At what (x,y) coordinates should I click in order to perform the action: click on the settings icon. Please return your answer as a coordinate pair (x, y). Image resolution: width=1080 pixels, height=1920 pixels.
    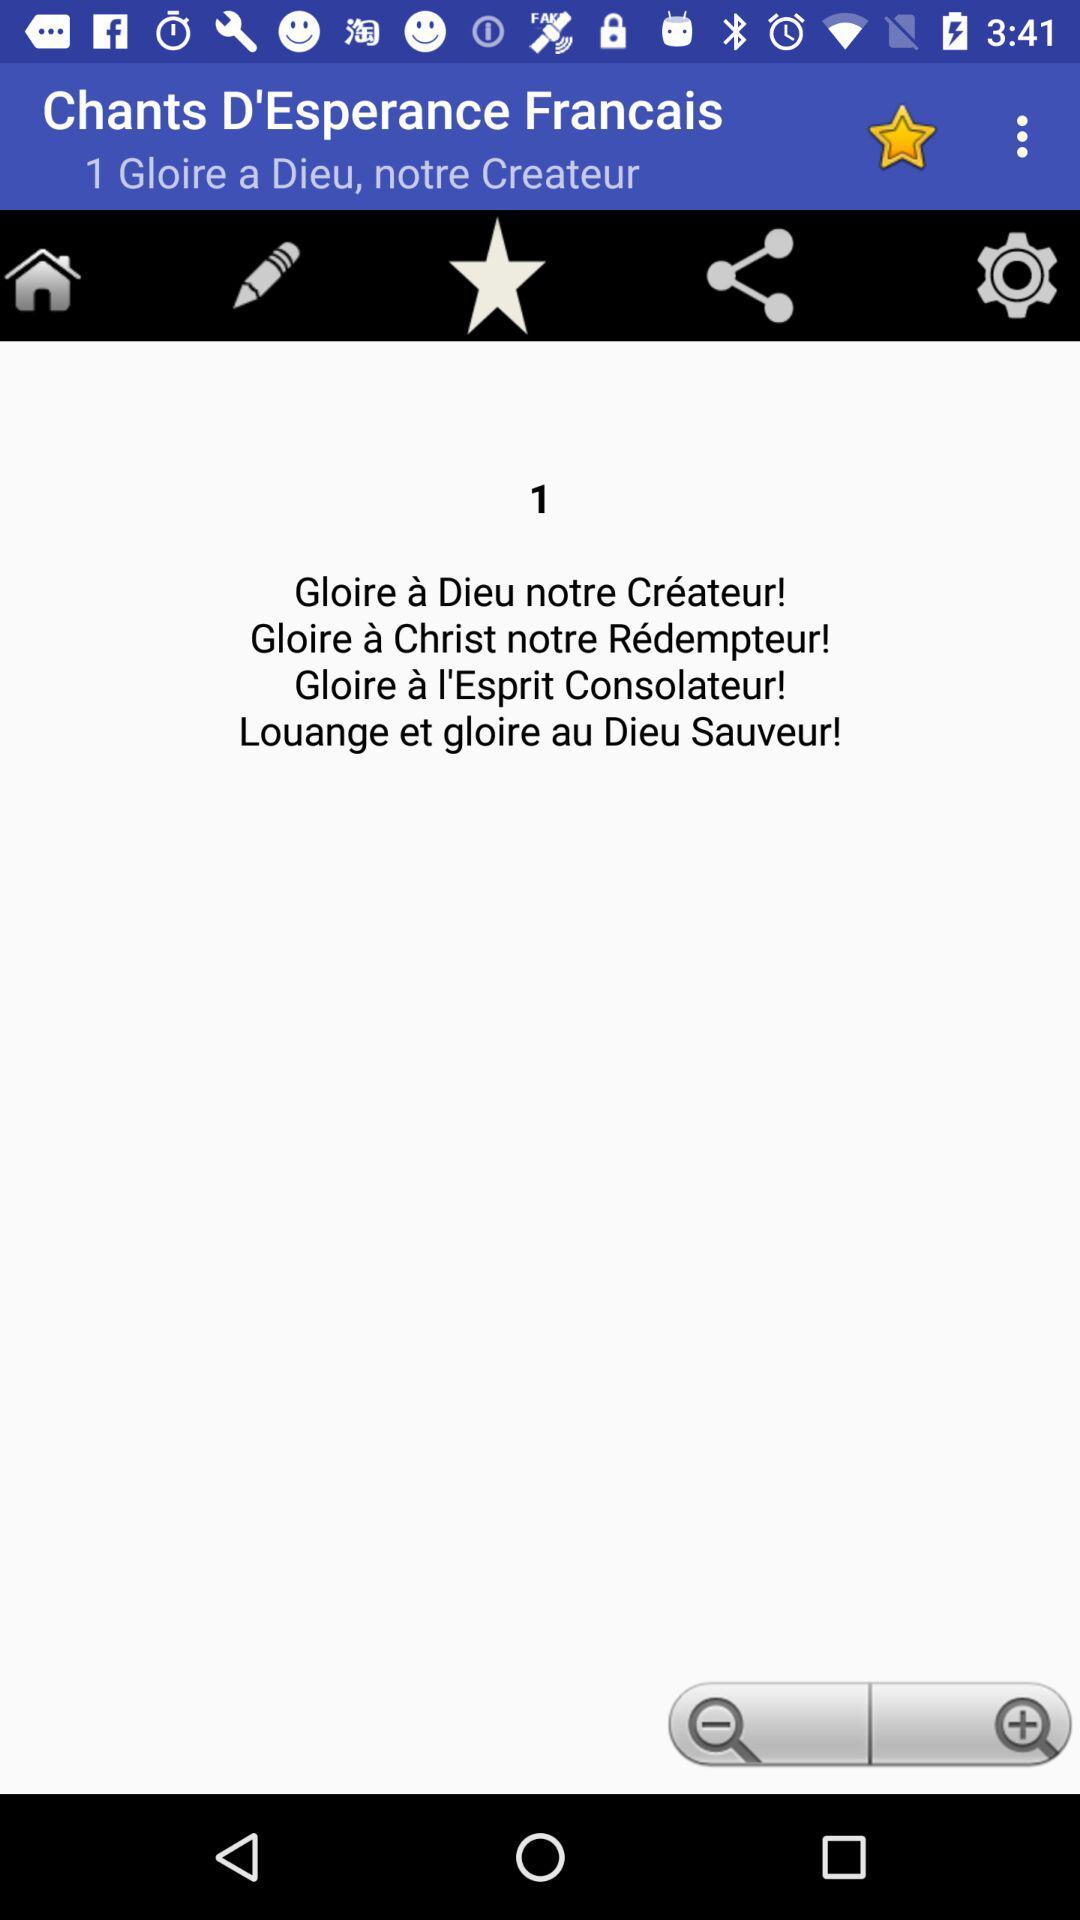
    Looking at the image, I should click on (1017, 274).